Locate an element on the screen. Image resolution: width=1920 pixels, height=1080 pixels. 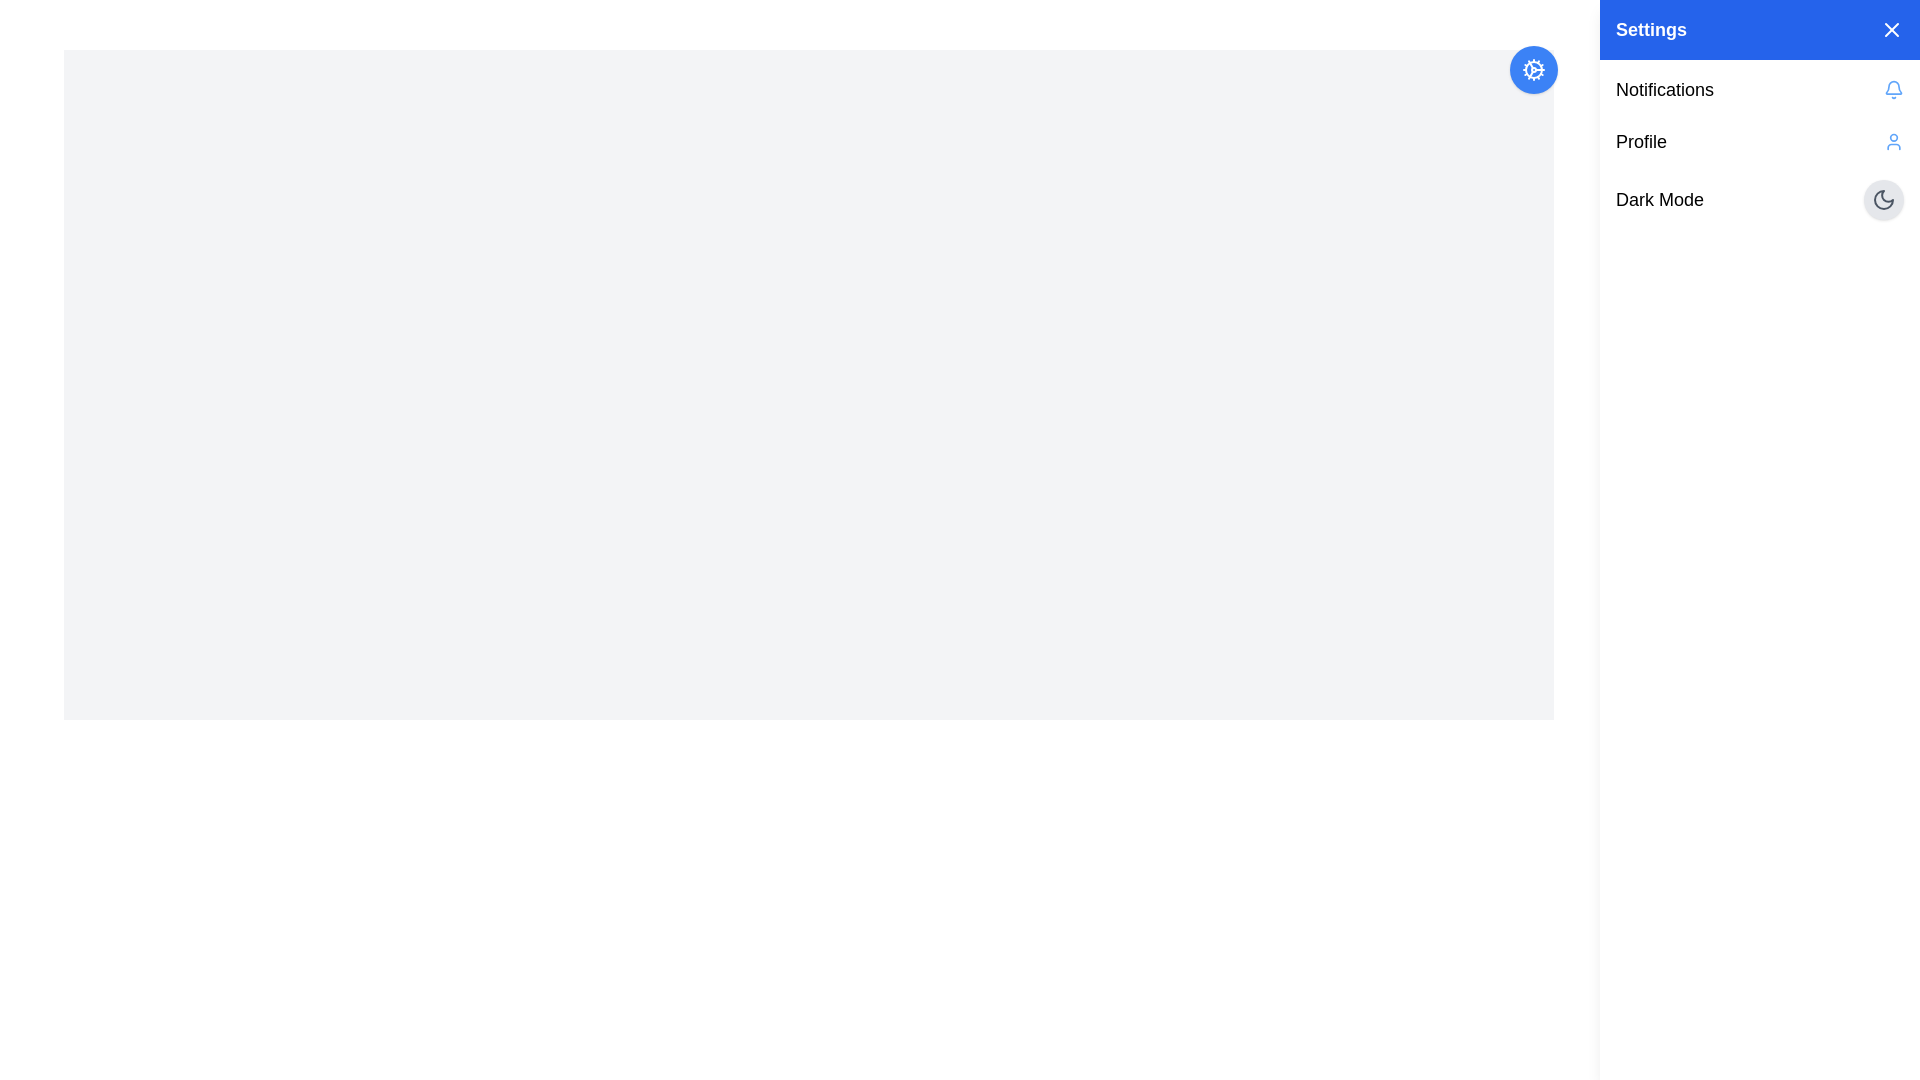
the user information or profile settings icon located on the far-right side of the settings panel, aligned with the 'Profile' label is located at coordinates (1893, 141).